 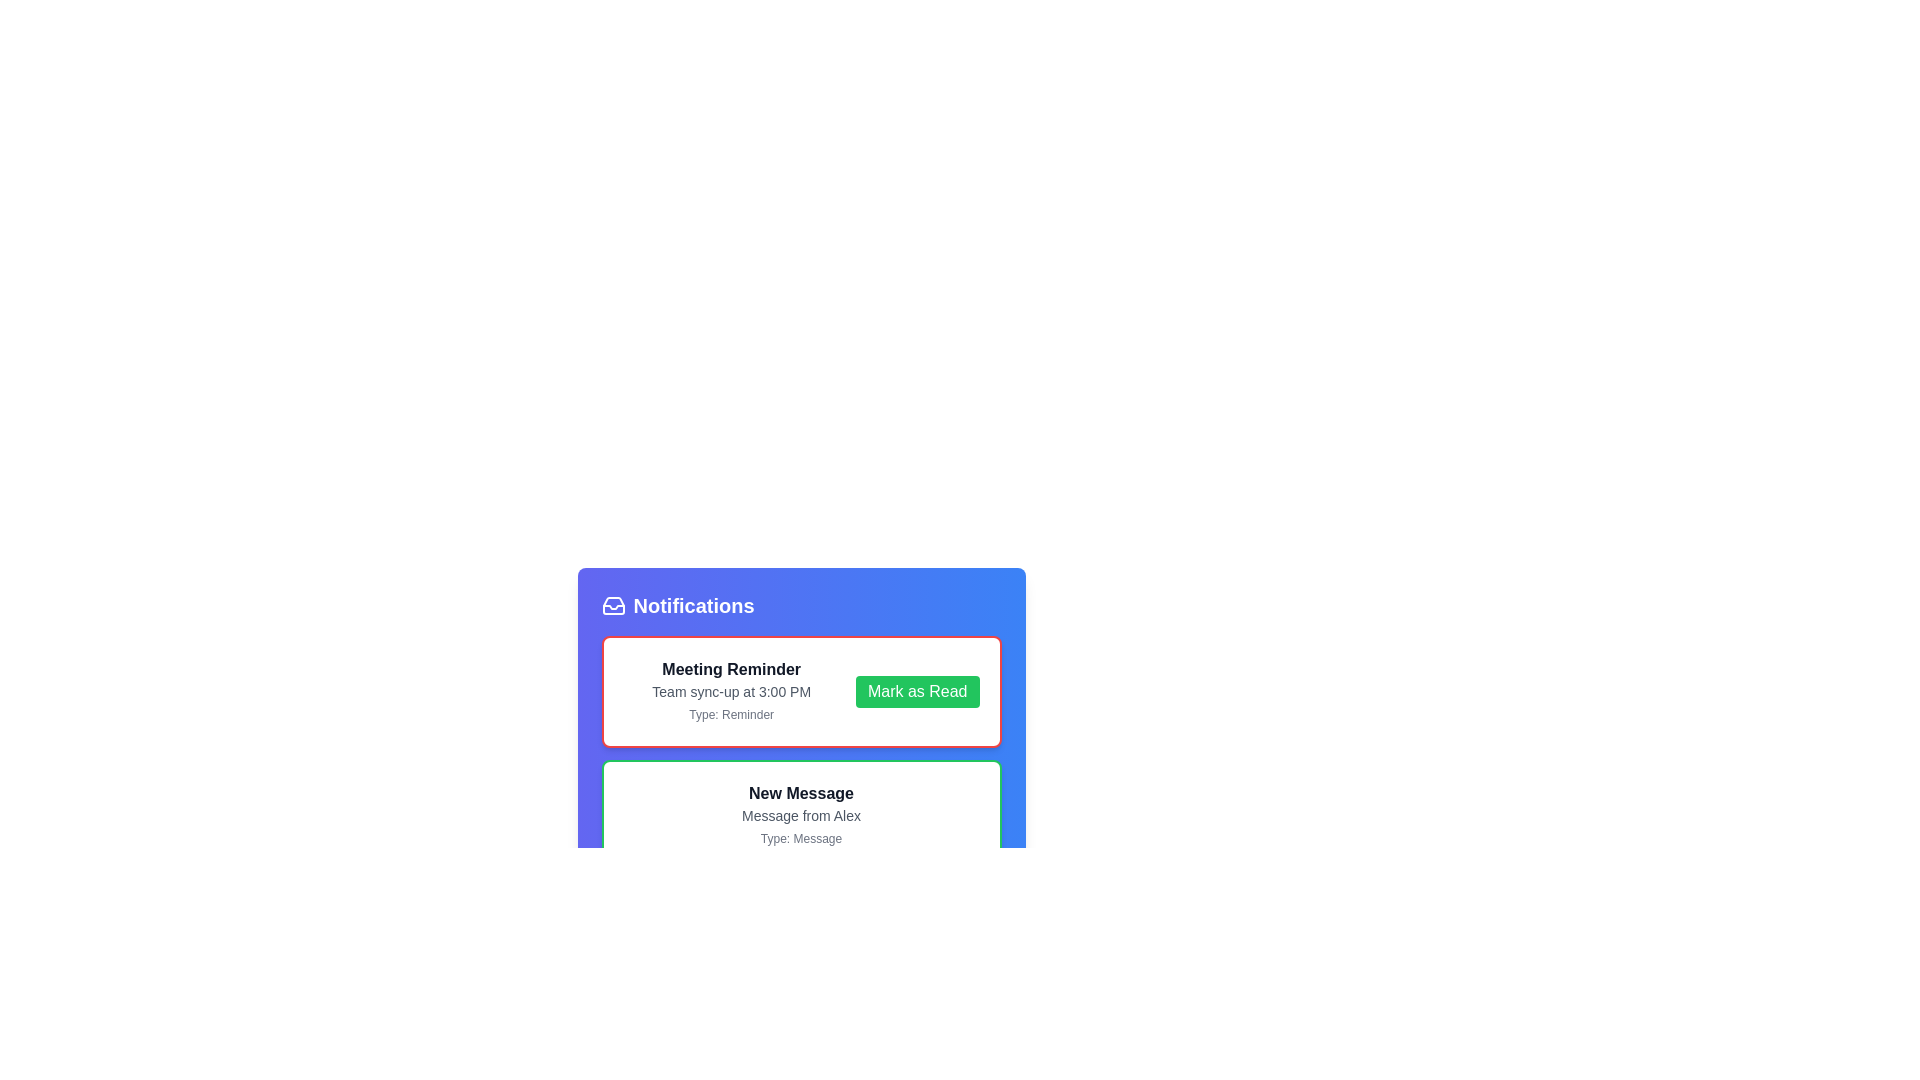 I want to click on the SVG shape that visually represents part of the notifications icon, located near the top-left of the interface, specifically above the 'Notifications' section, so click(x=612, y=606).